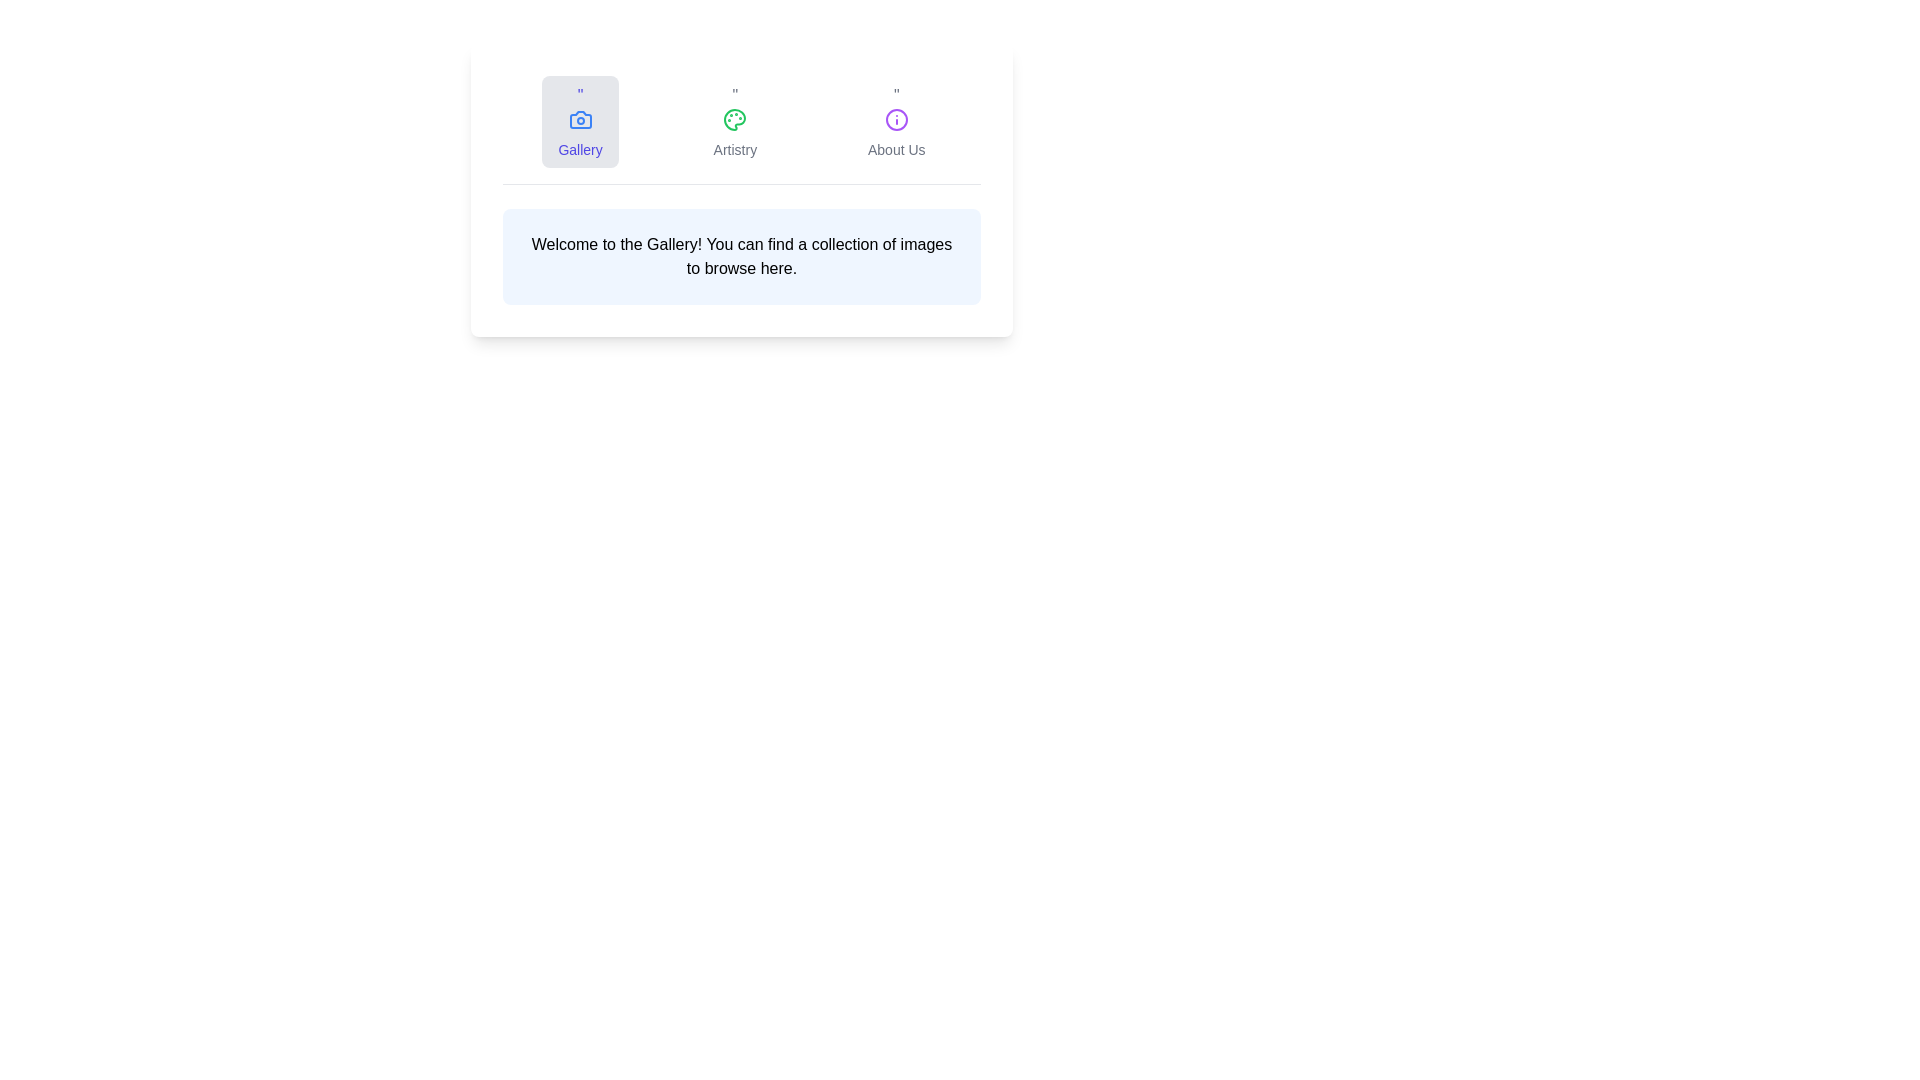  I want to click on the tab button labeled About Us to observe the hover effect, so click(895, 122).